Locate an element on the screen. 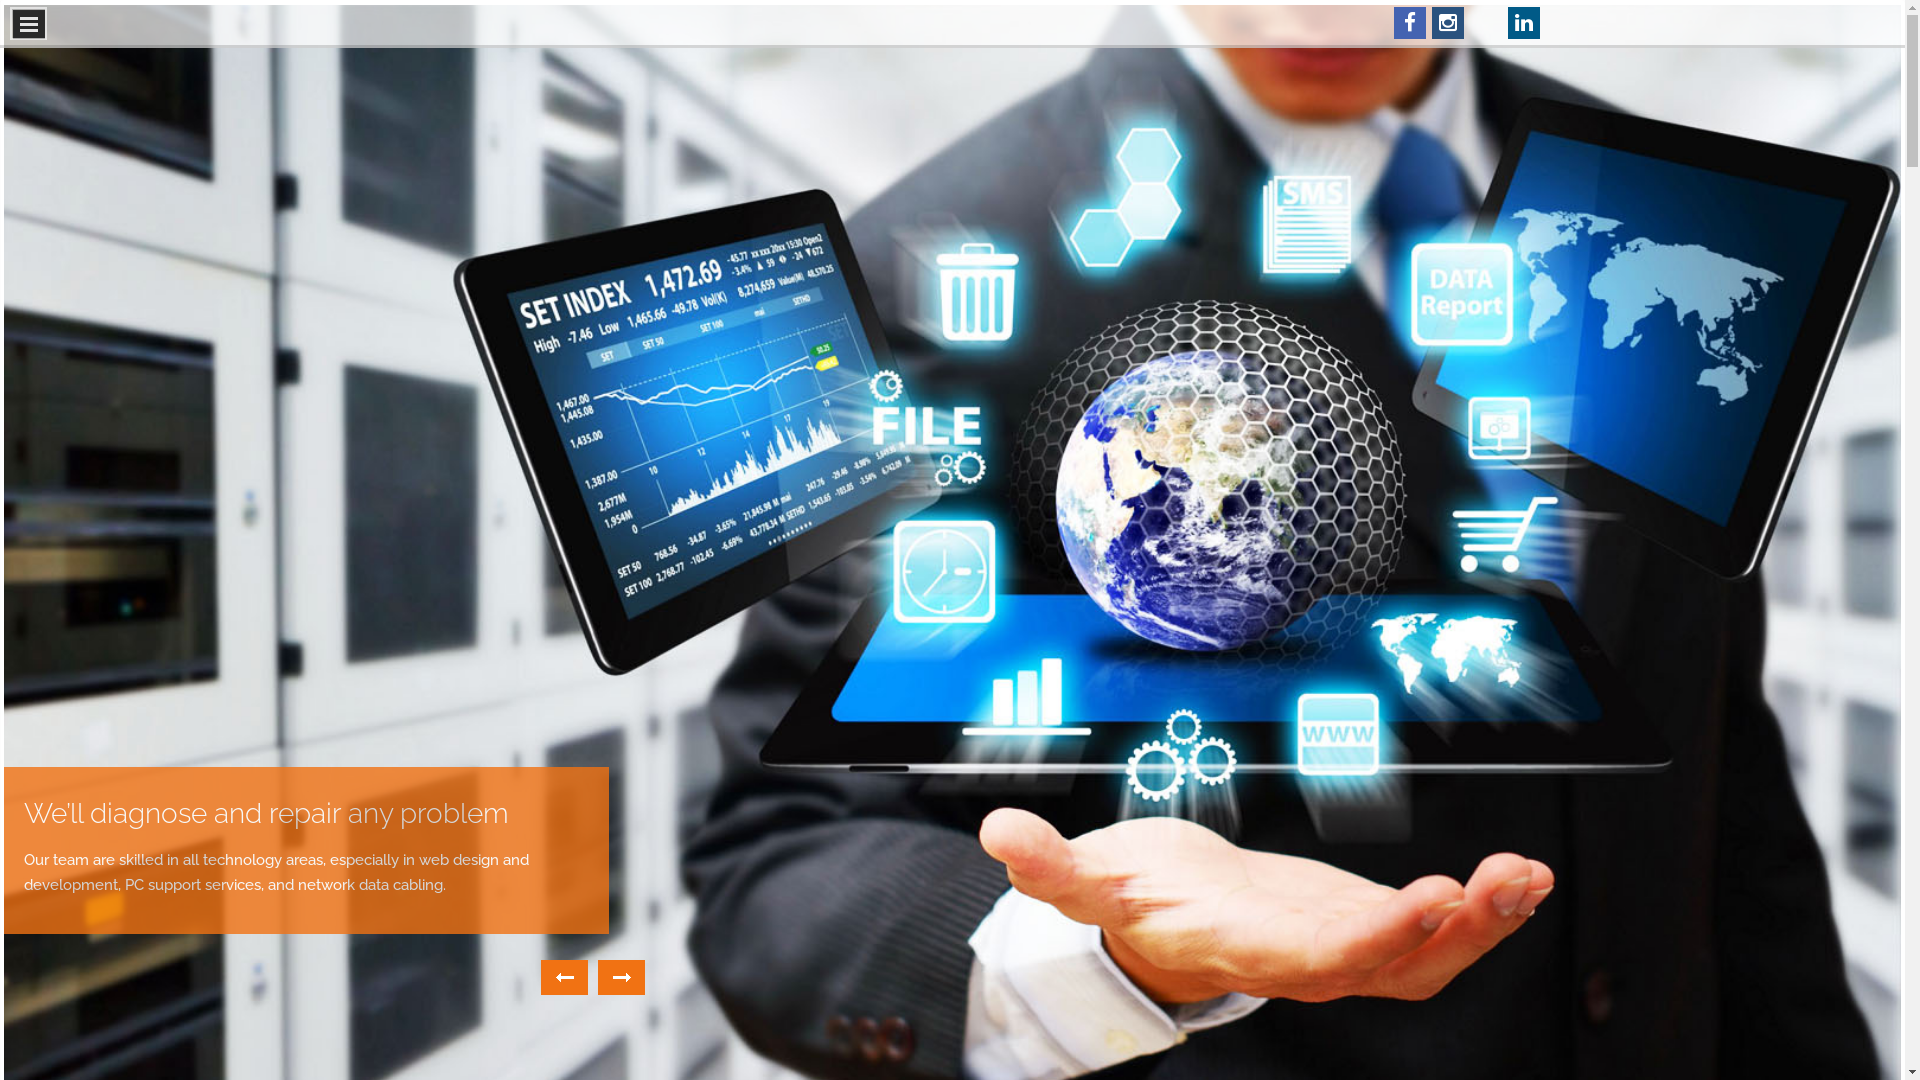  'In2 Computers, Offer Remote & Onsite Support,' is located at coordinates (264, 824).